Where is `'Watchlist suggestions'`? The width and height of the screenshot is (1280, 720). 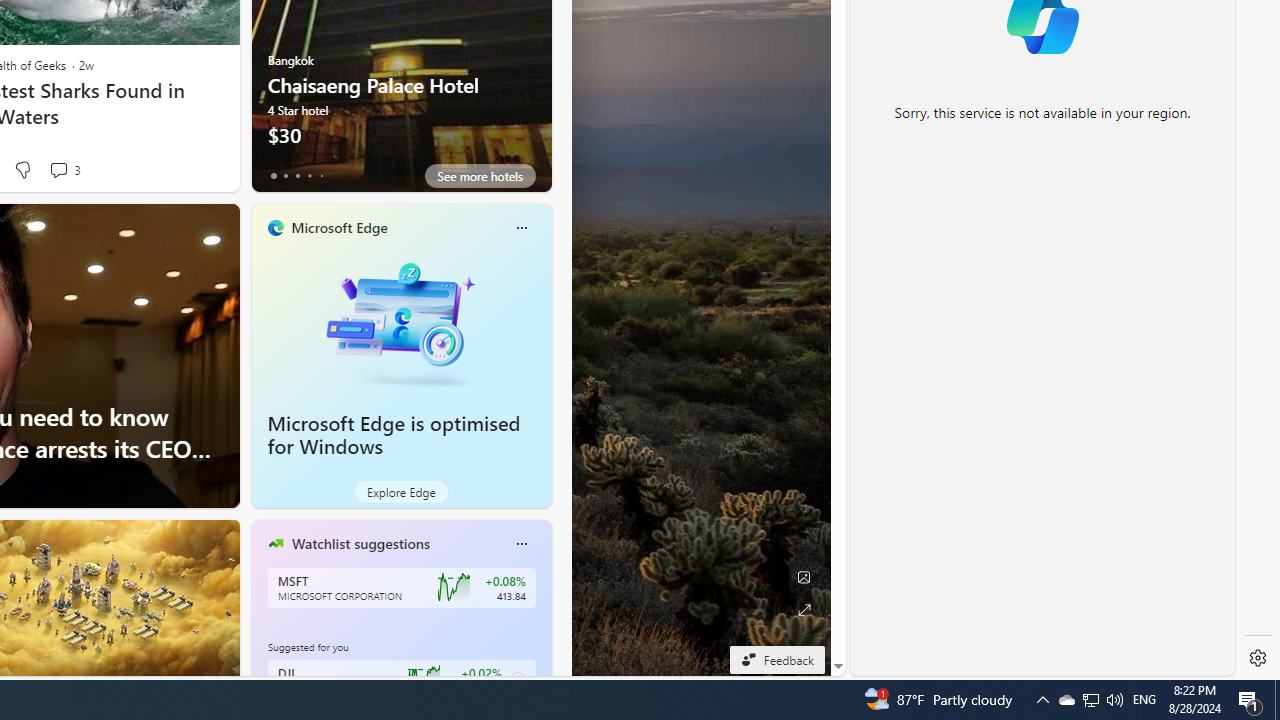 'Watchlist suggestions' is located at coordinates (360, 543).